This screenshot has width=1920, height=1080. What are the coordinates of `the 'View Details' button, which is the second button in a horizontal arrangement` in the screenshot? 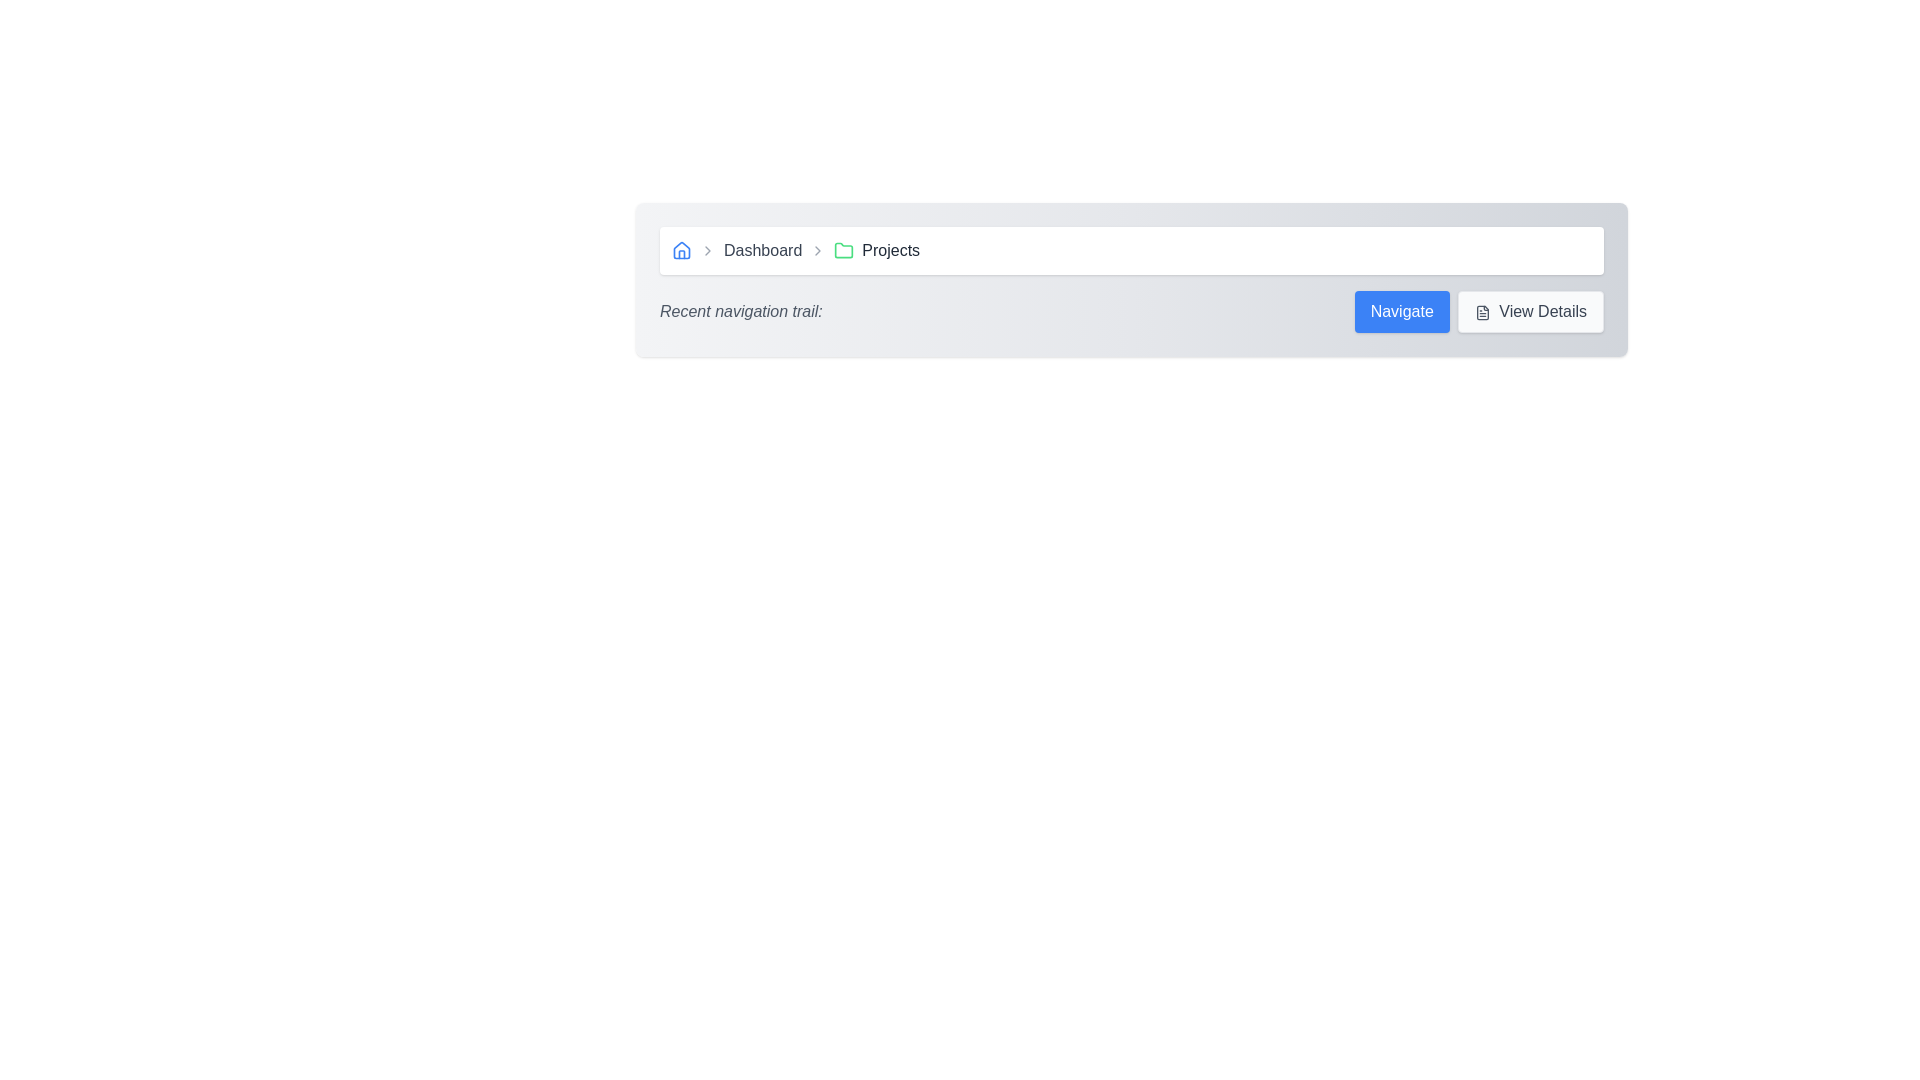 It's located at (1529, 312).